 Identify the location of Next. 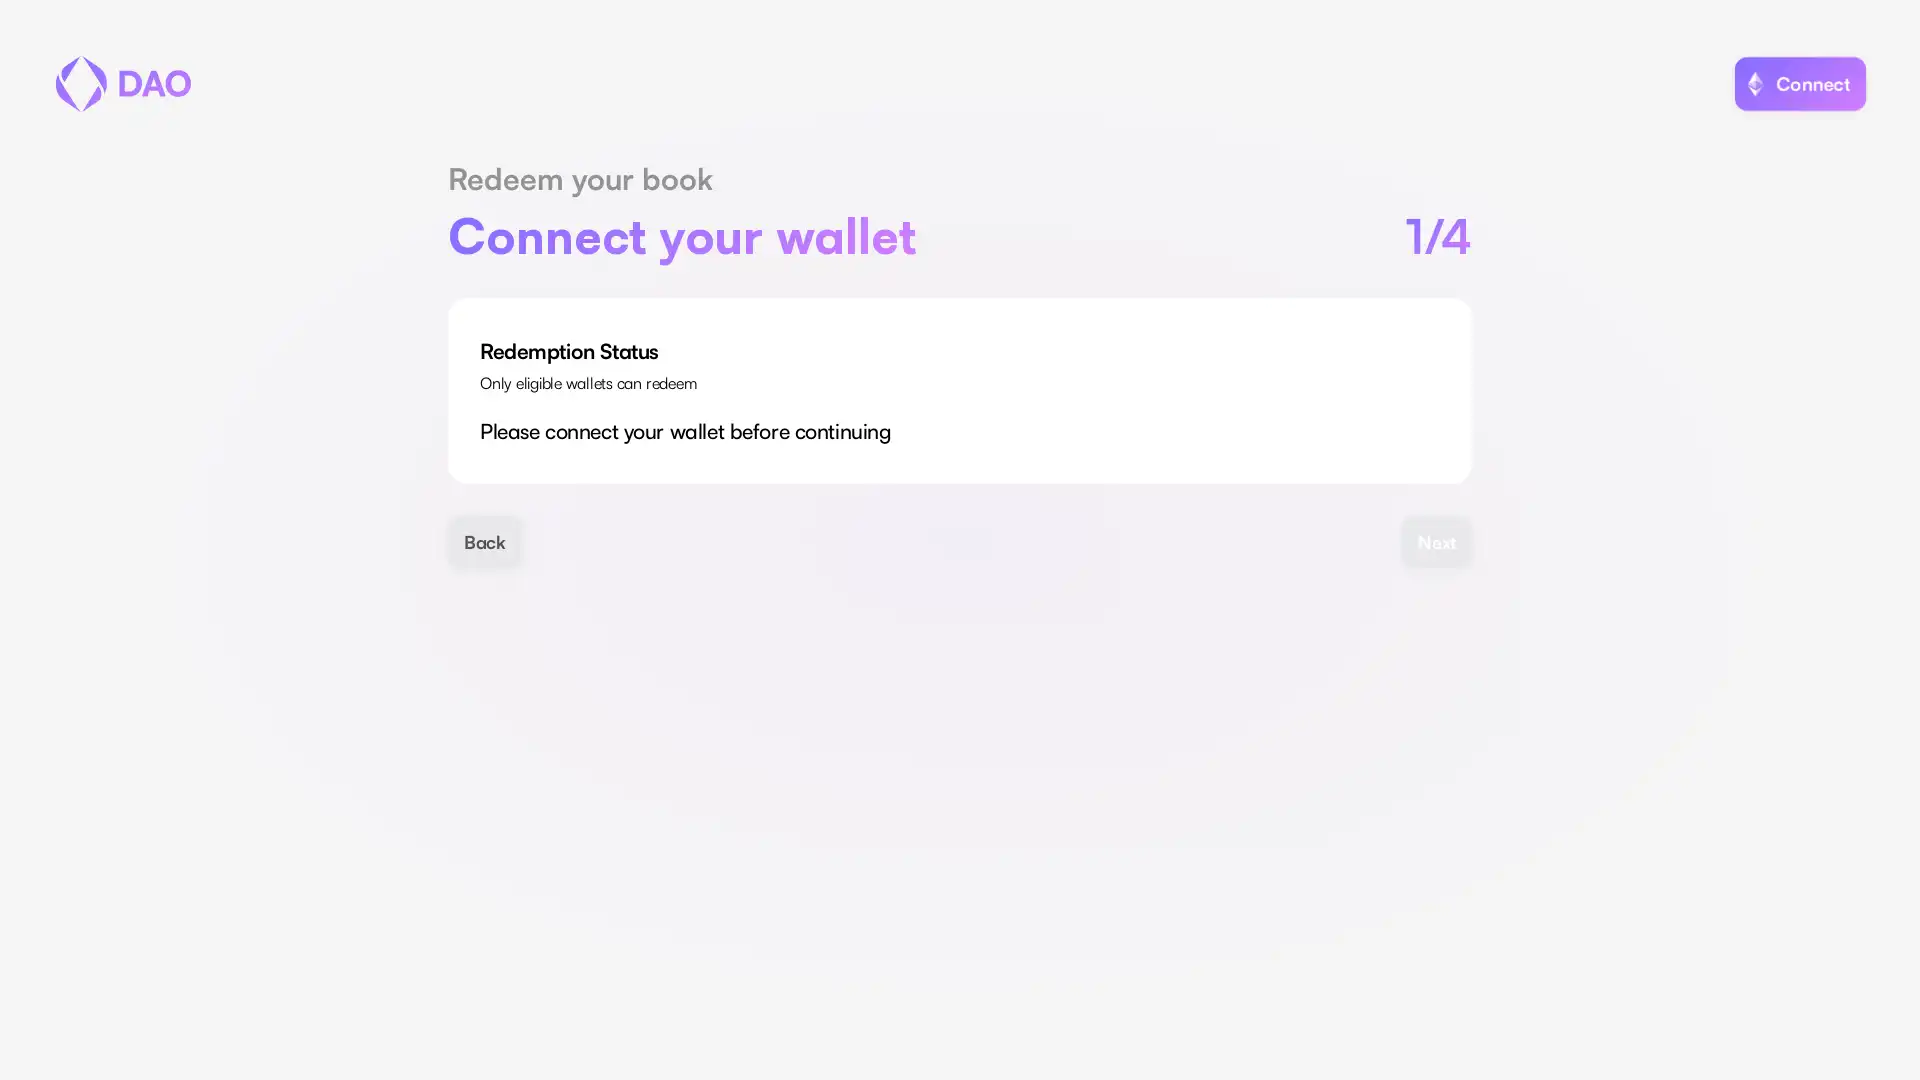
(1435, 540).